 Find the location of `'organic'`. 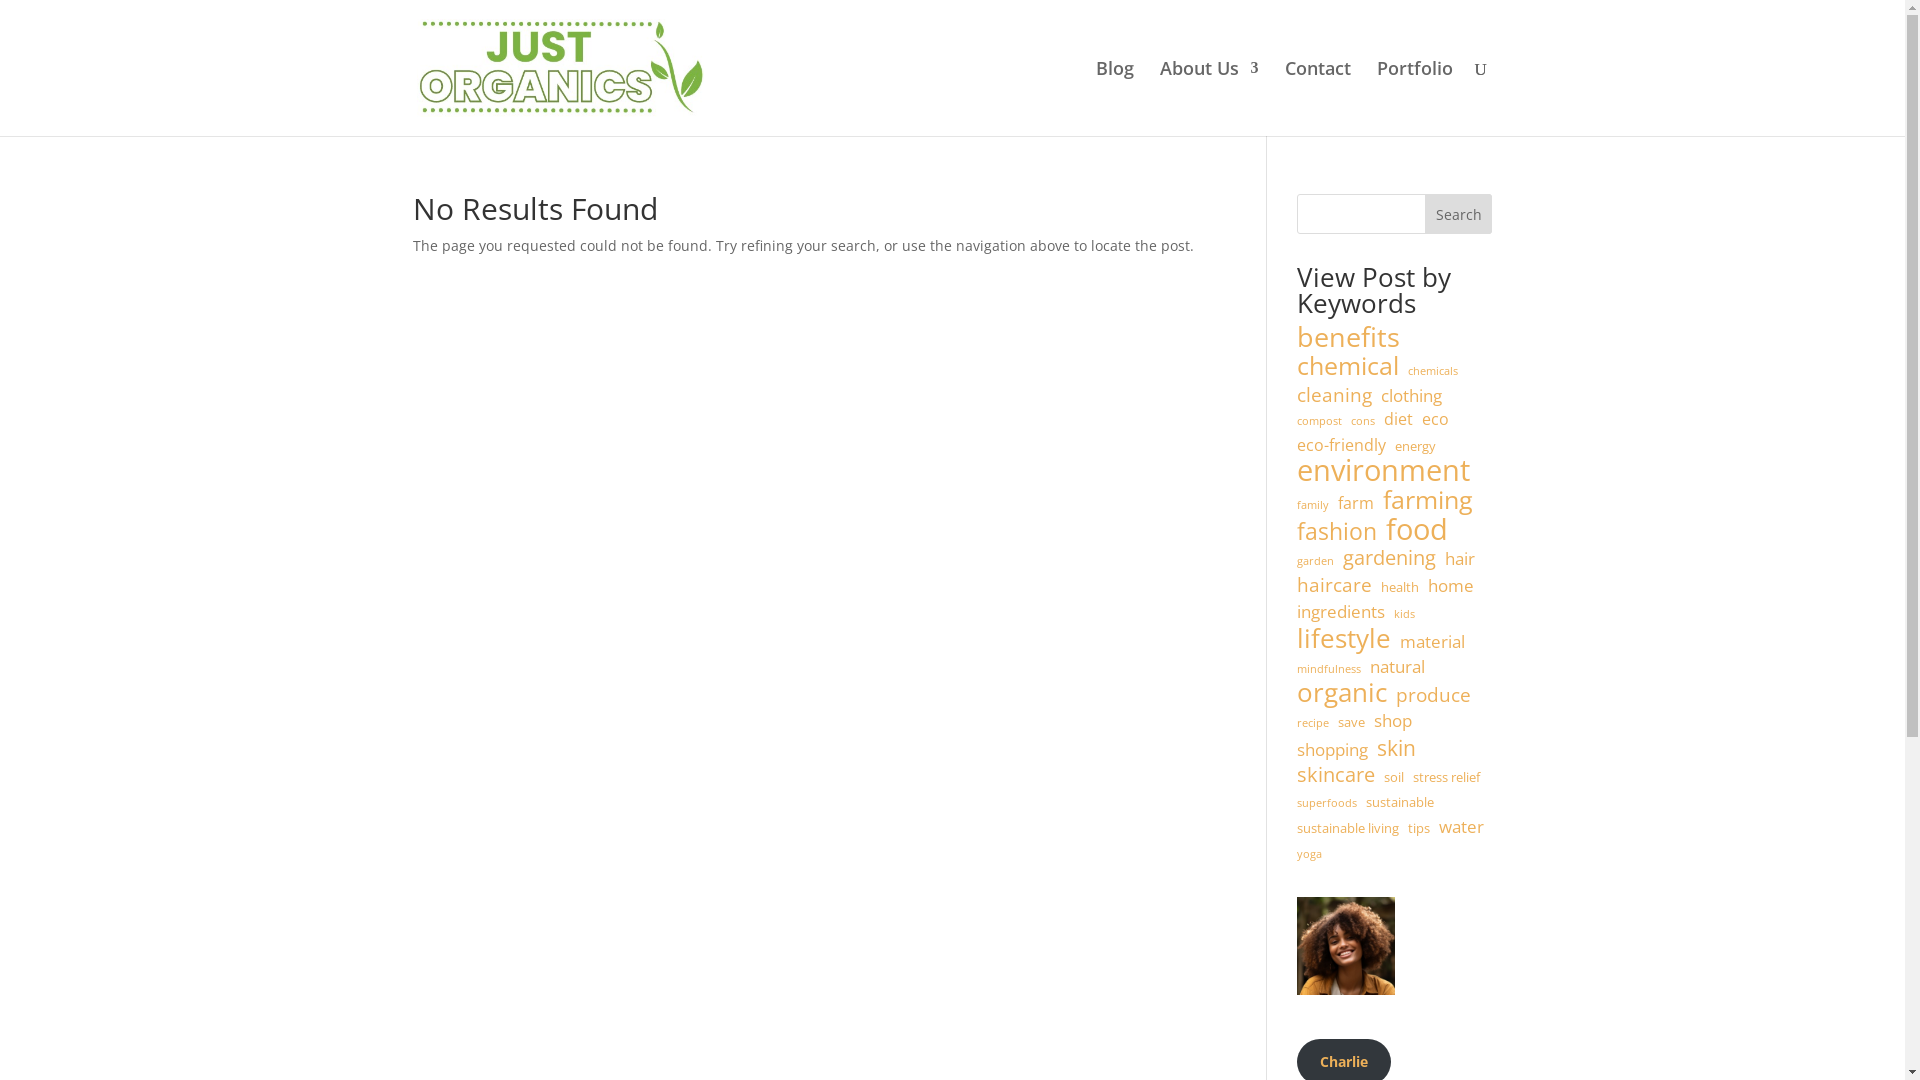

'organic' is located at coordinates (1342, 692).